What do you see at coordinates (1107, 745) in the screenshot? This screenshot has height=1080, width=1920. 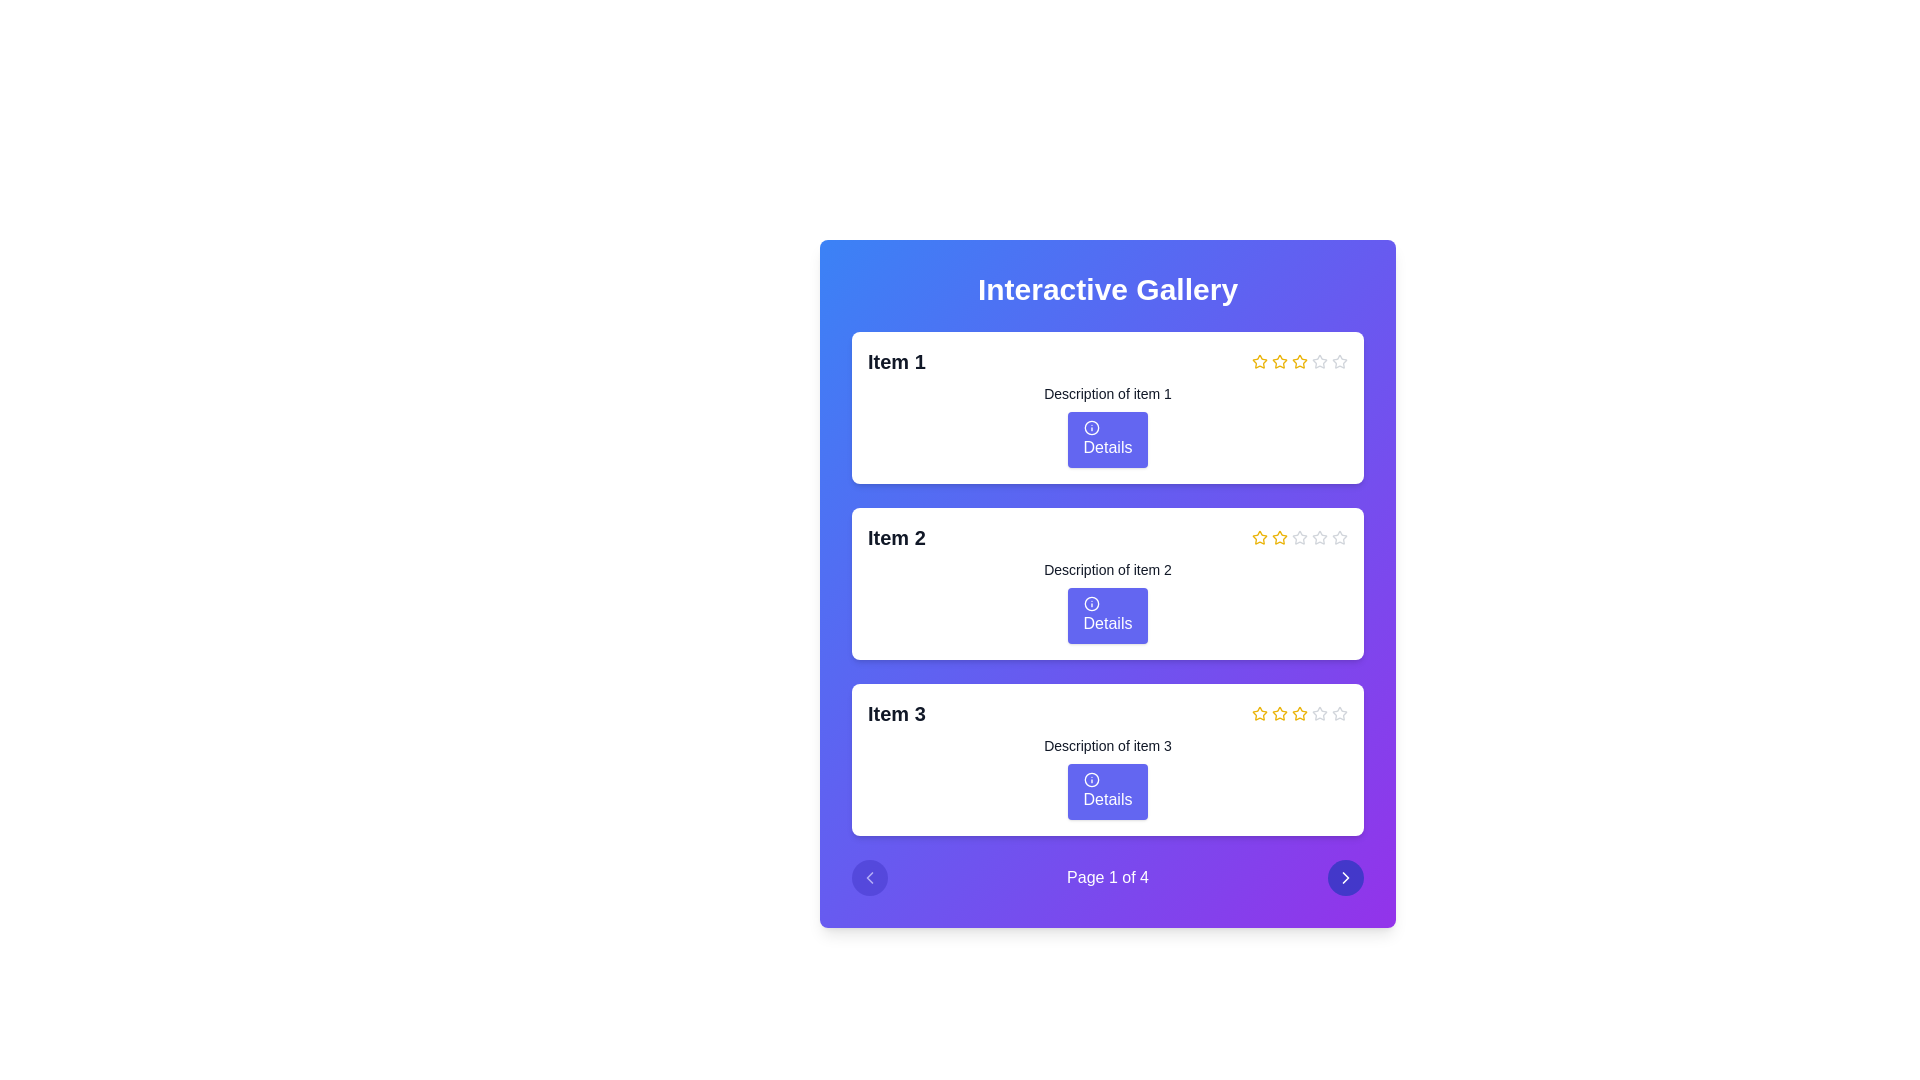 I see `the Text Block in the third card-like section labeled 'Item 3', which provides descriptive information about the card's contents, located below its title and above the 'Details' button` at bounding box center [1107, 745].